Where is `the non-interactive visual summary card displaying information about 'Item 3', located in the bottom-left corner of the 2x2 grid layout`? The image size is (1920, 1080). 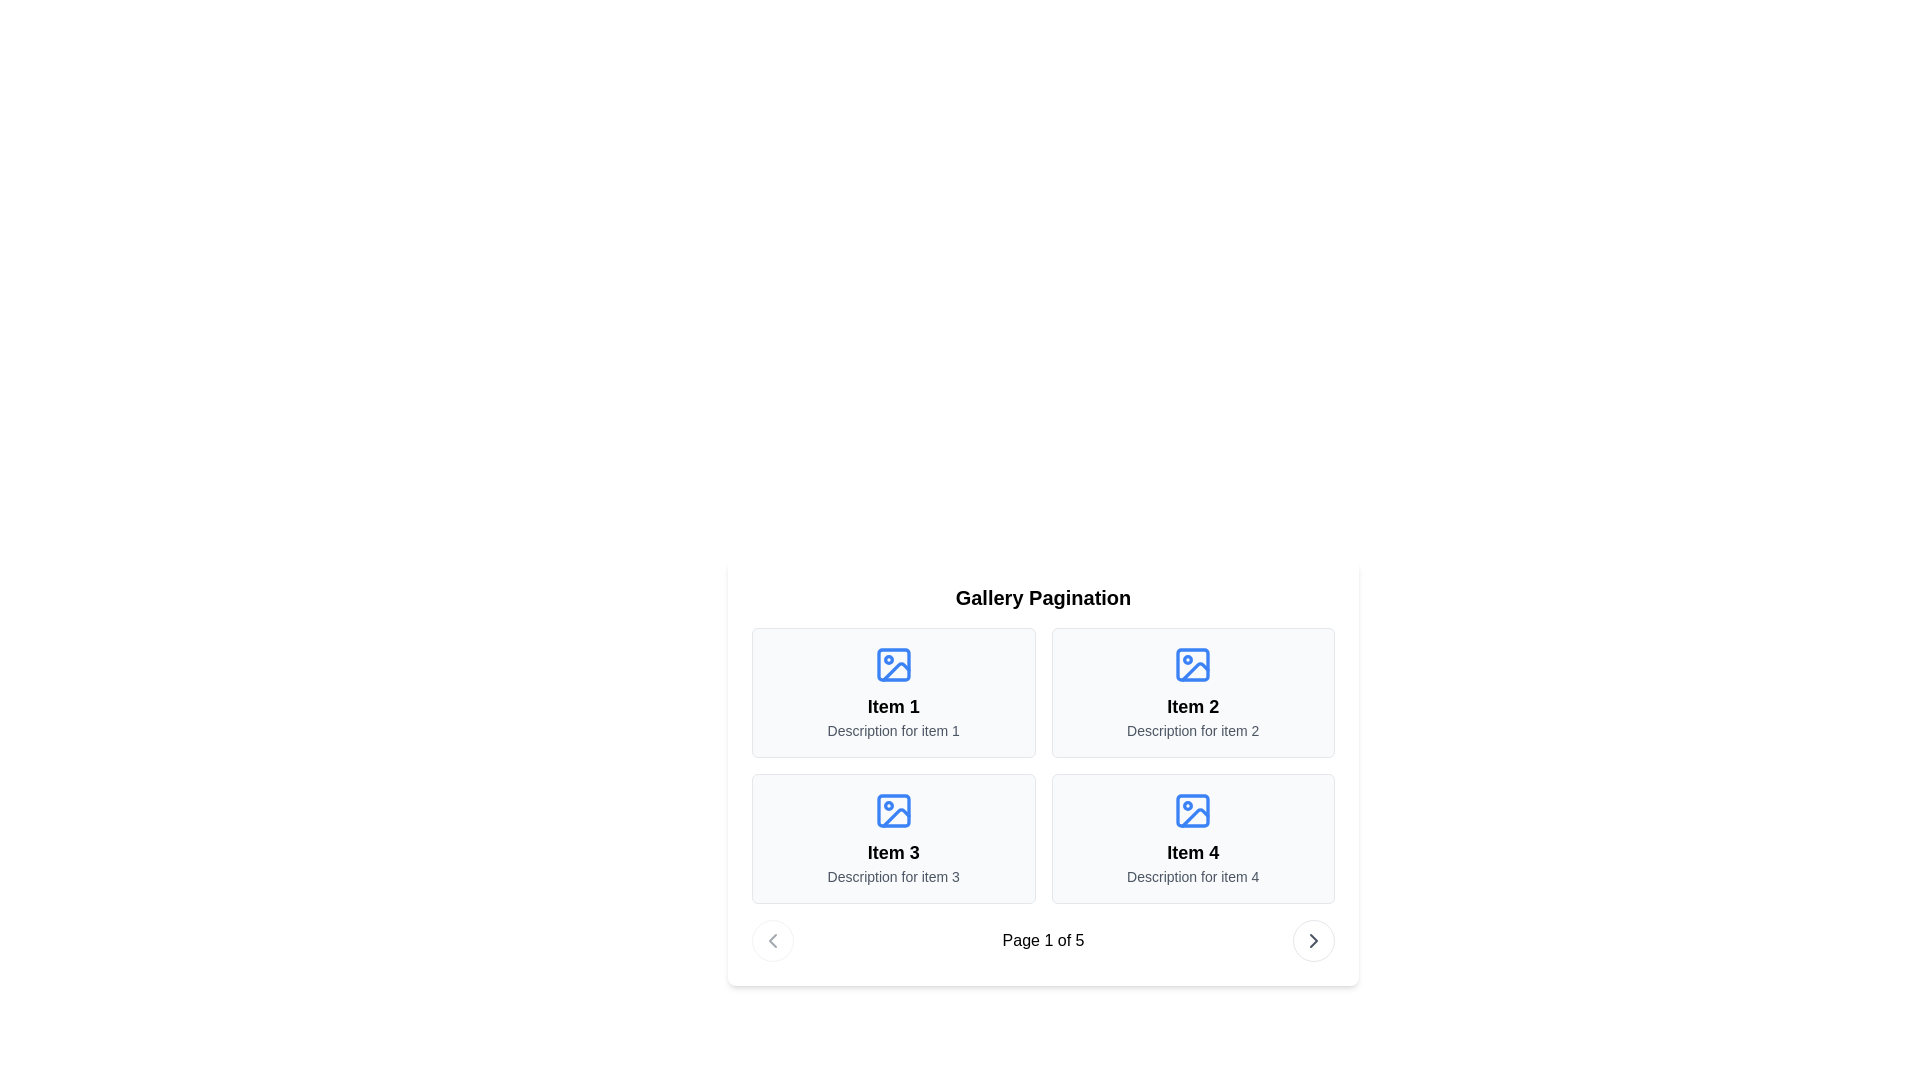
the non-interactive visual summary card displaying information about 'Item 3', located in the bottom-left corner of the 2x2 grid layout is located at coordinates (892, 839).